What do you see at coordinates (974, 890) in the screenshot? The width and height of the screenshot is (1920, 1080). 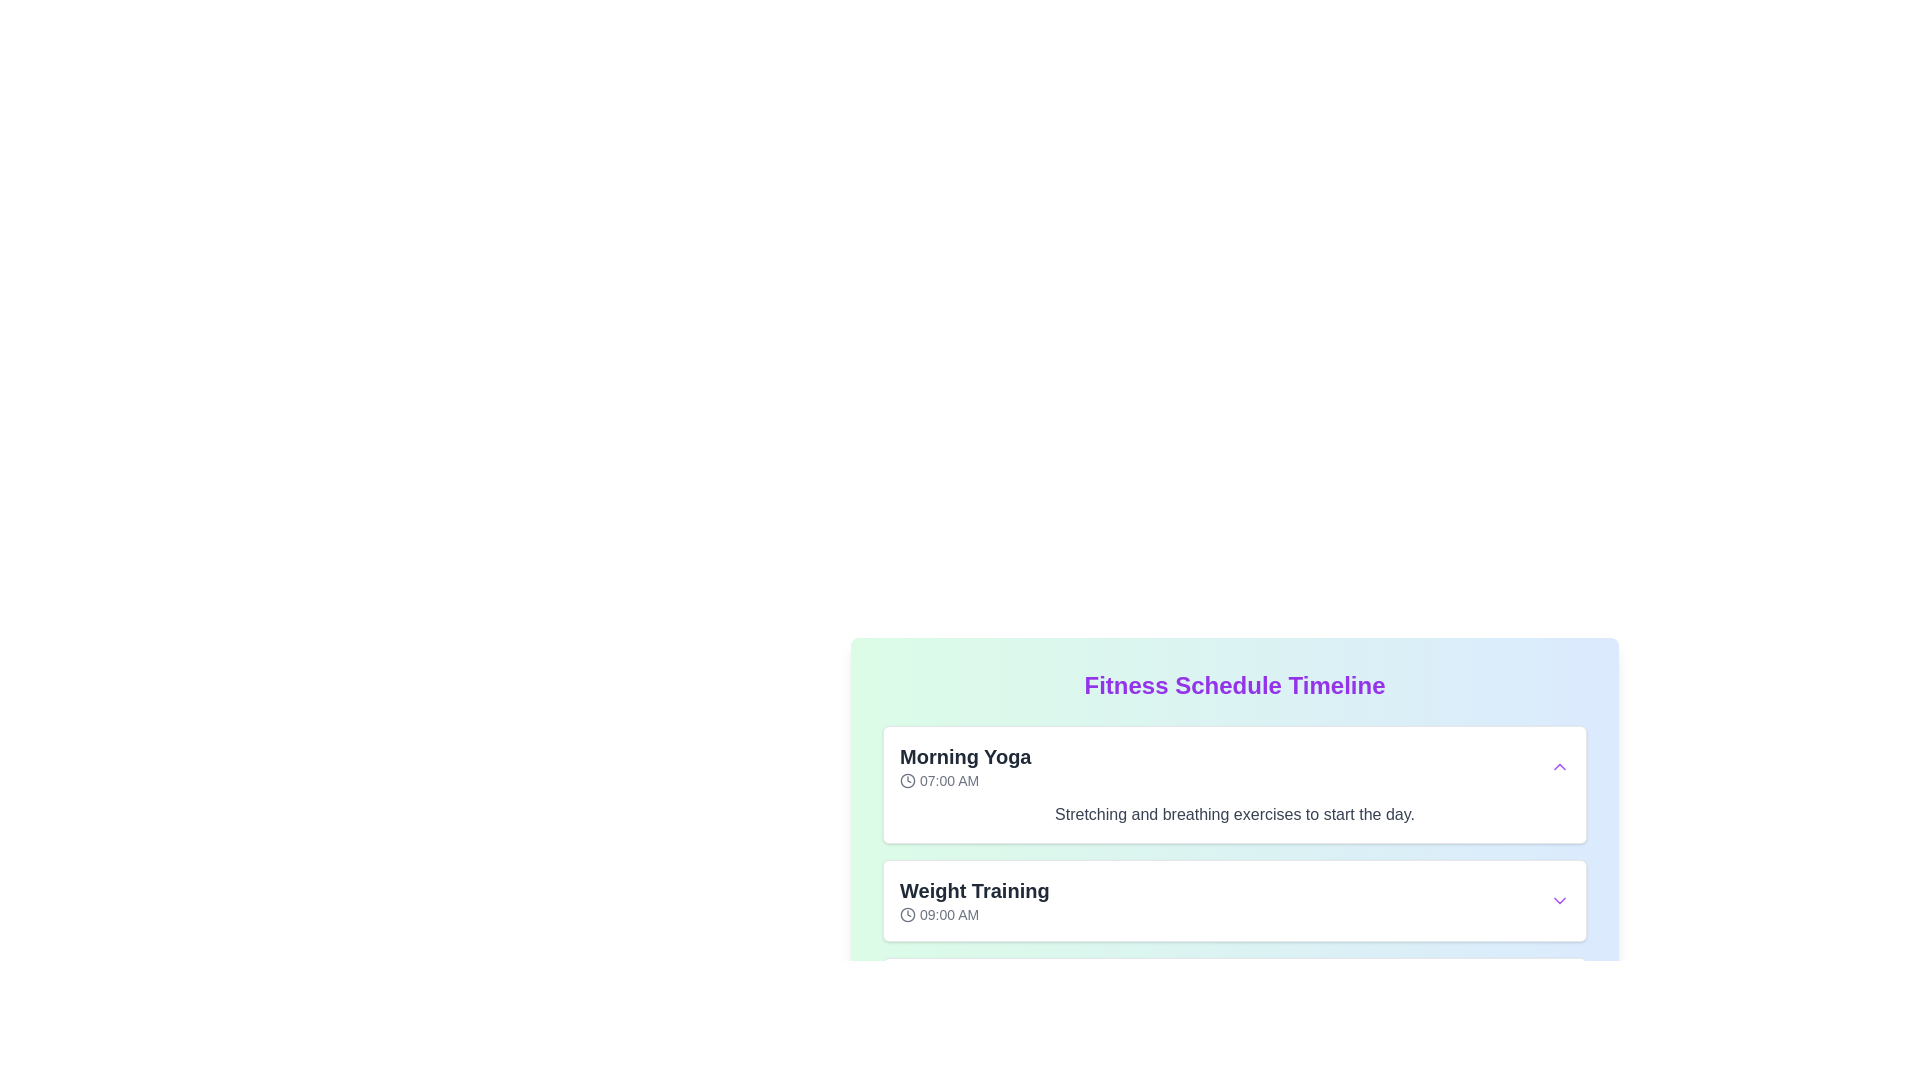 I see `the 'Weight Training' text label, which serves as the title for the corresponding schedule entry in the fitness schedule timeline` at bounding box center [974, 890].